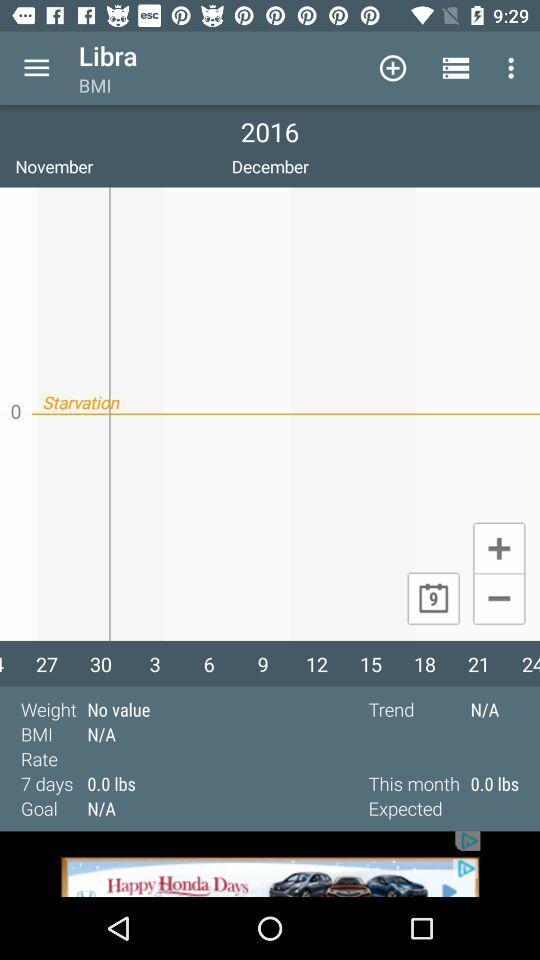 The image size is (540, 960). I want to click on decrement button, so click(498, 600).